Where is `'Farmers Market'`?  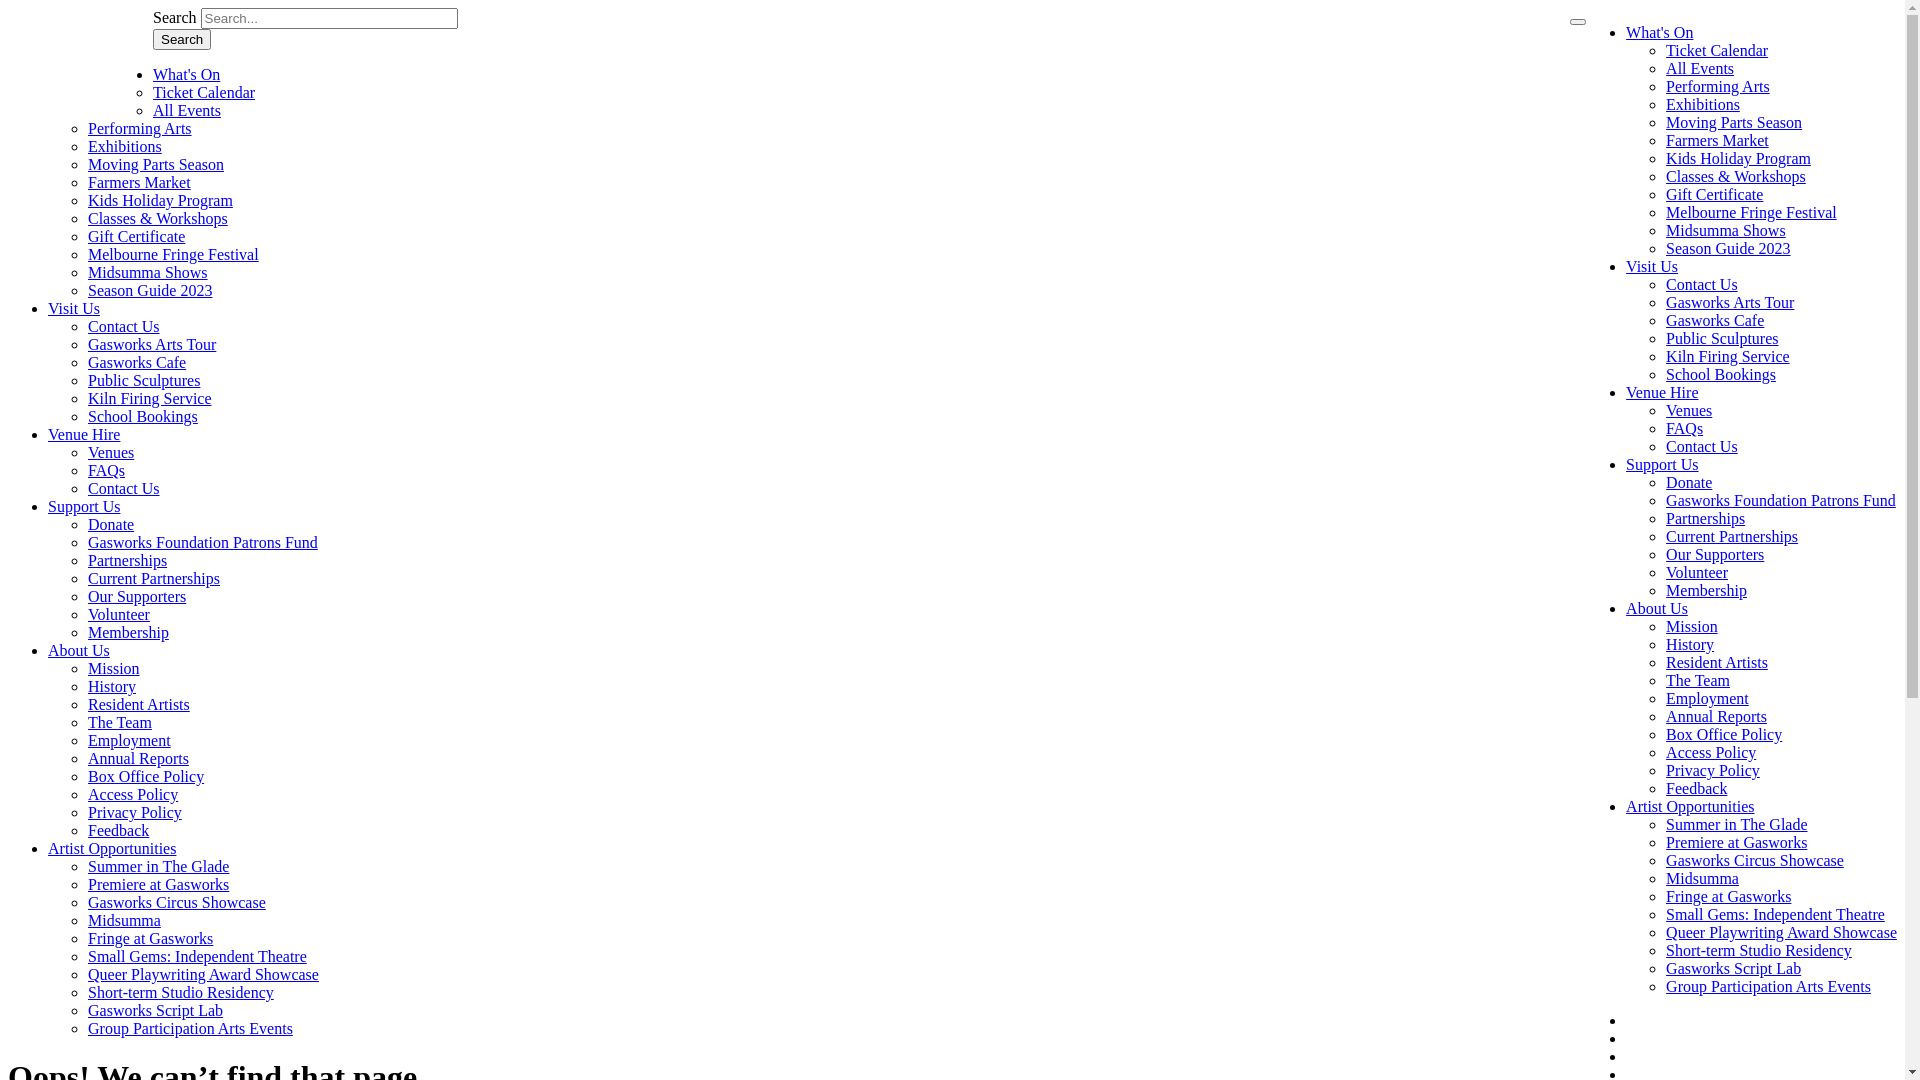
'Farmers Market' is located at coordinates (138, 182).